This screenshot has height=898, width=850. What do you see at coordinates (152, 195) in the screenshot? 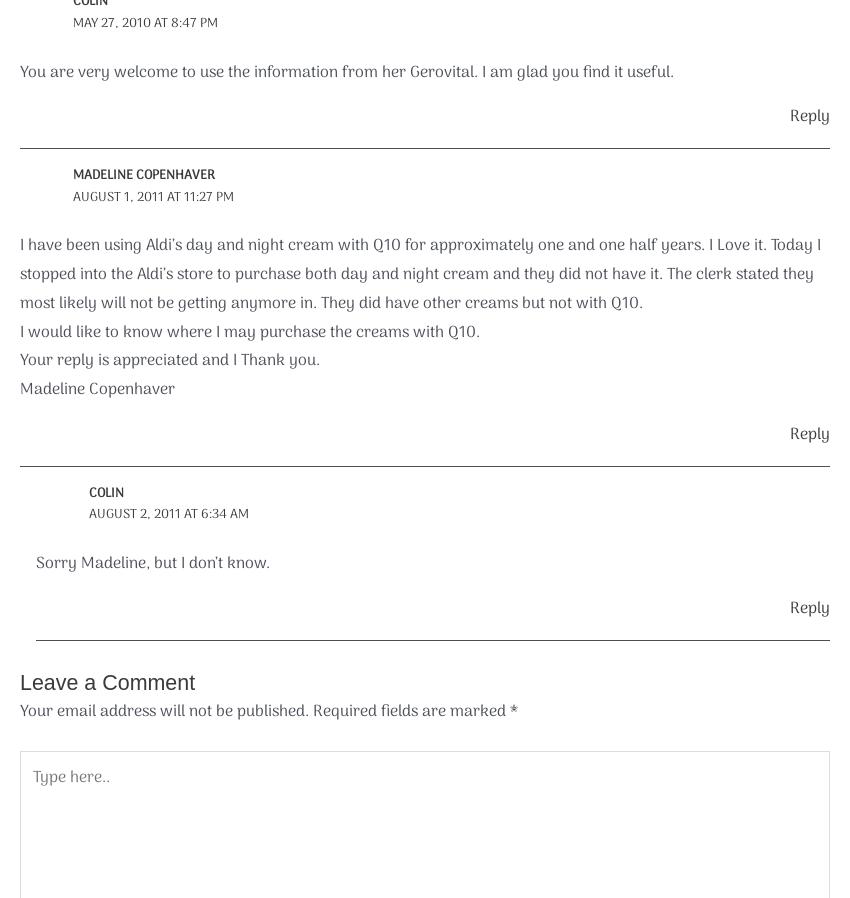
I see `'August 1, 2011 at 11:27 pm'` at bounding box center [152, 195].